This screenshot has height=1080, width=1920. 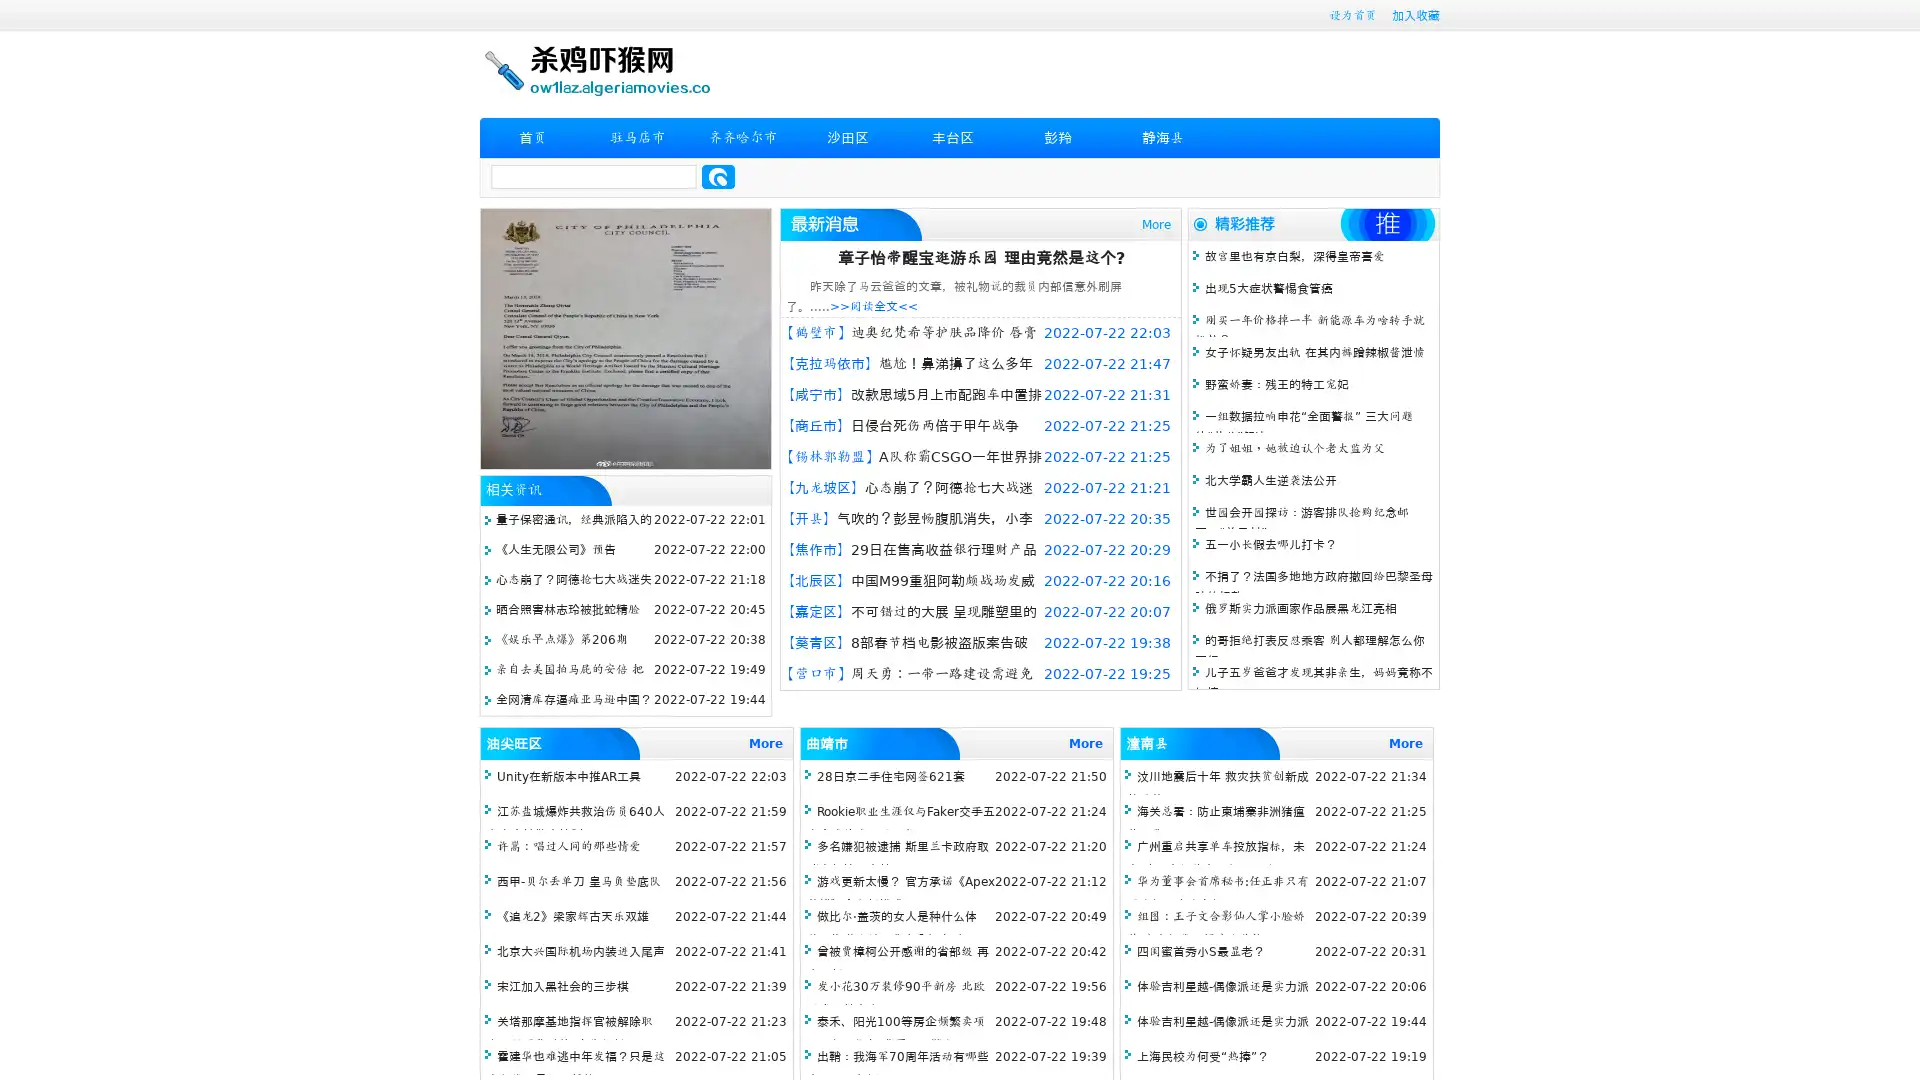 I want to click on Search, so click(x=718, y=176).